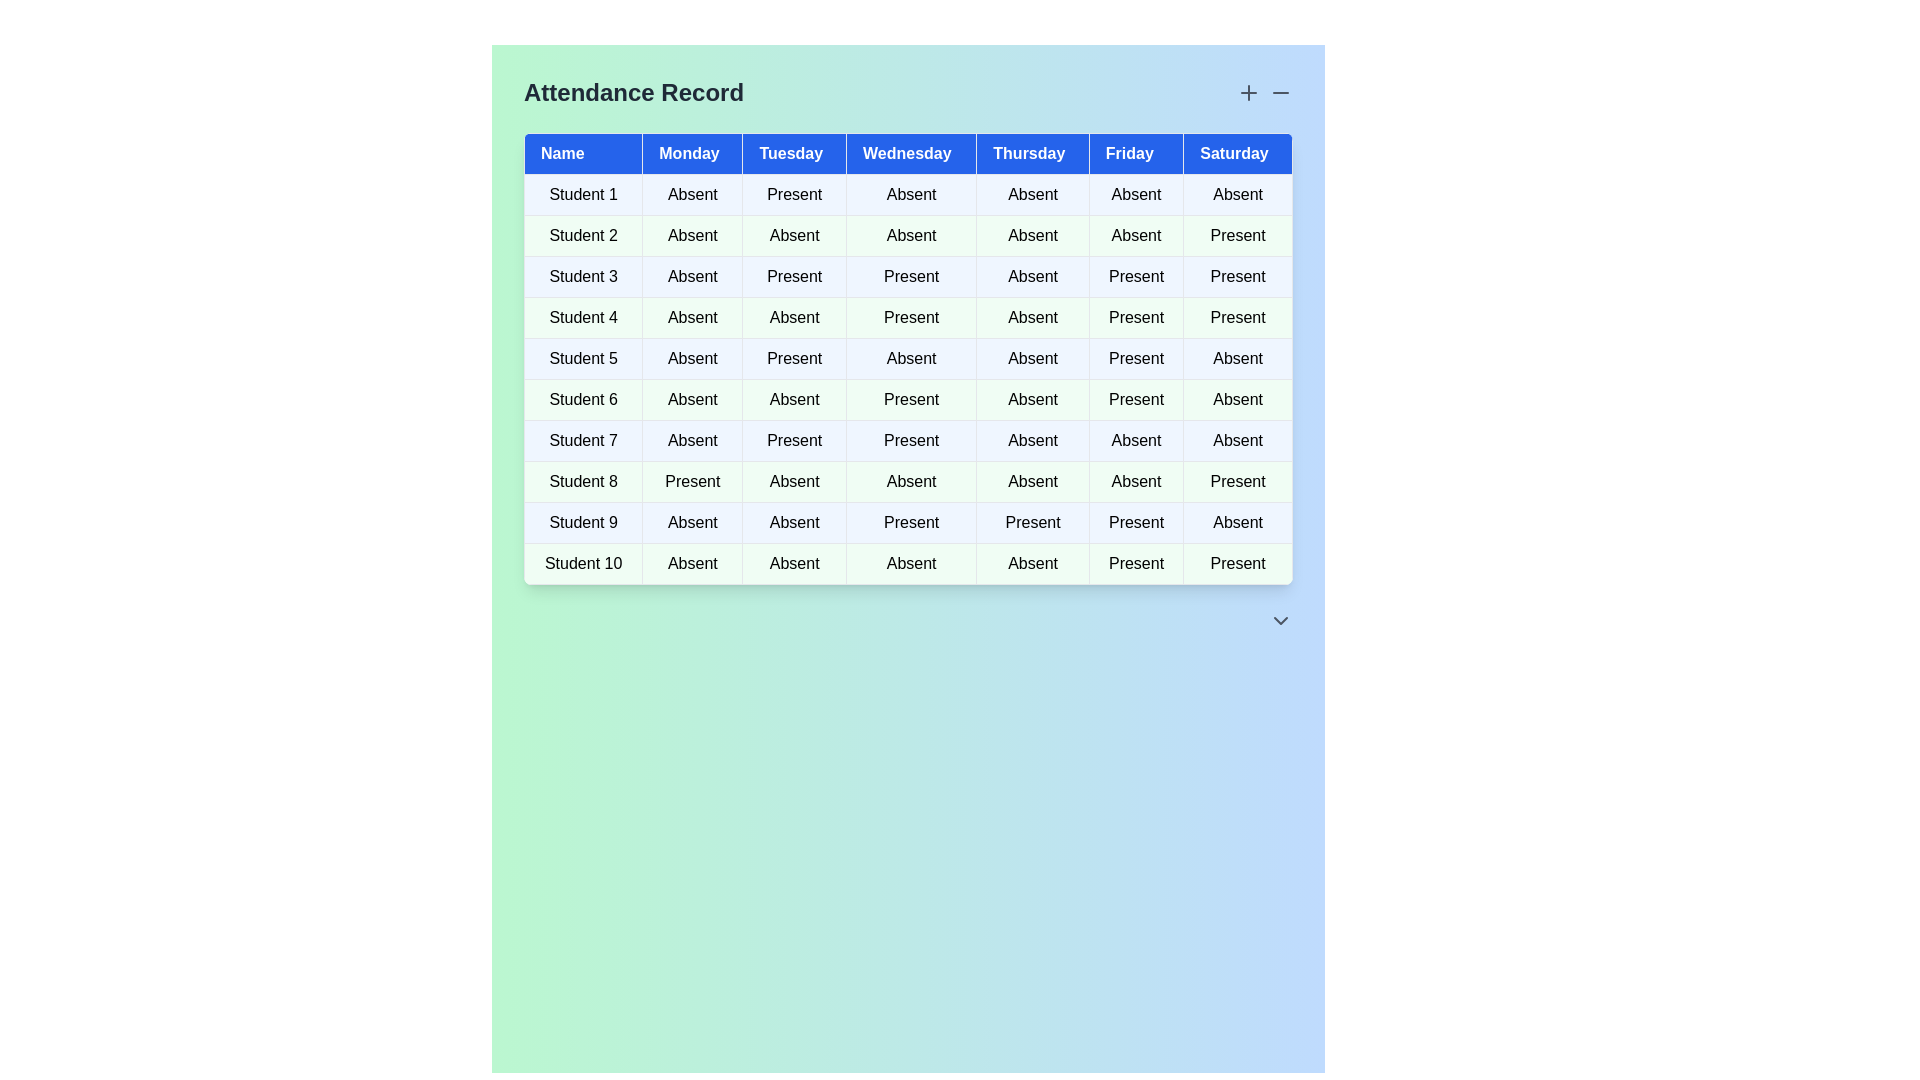  What do you see at coordinates (1281, 620) in the screenshot?
I see `the 'ChevronDown' icon to toggle the visibility of additional details` at bounding box center [1281, 620].